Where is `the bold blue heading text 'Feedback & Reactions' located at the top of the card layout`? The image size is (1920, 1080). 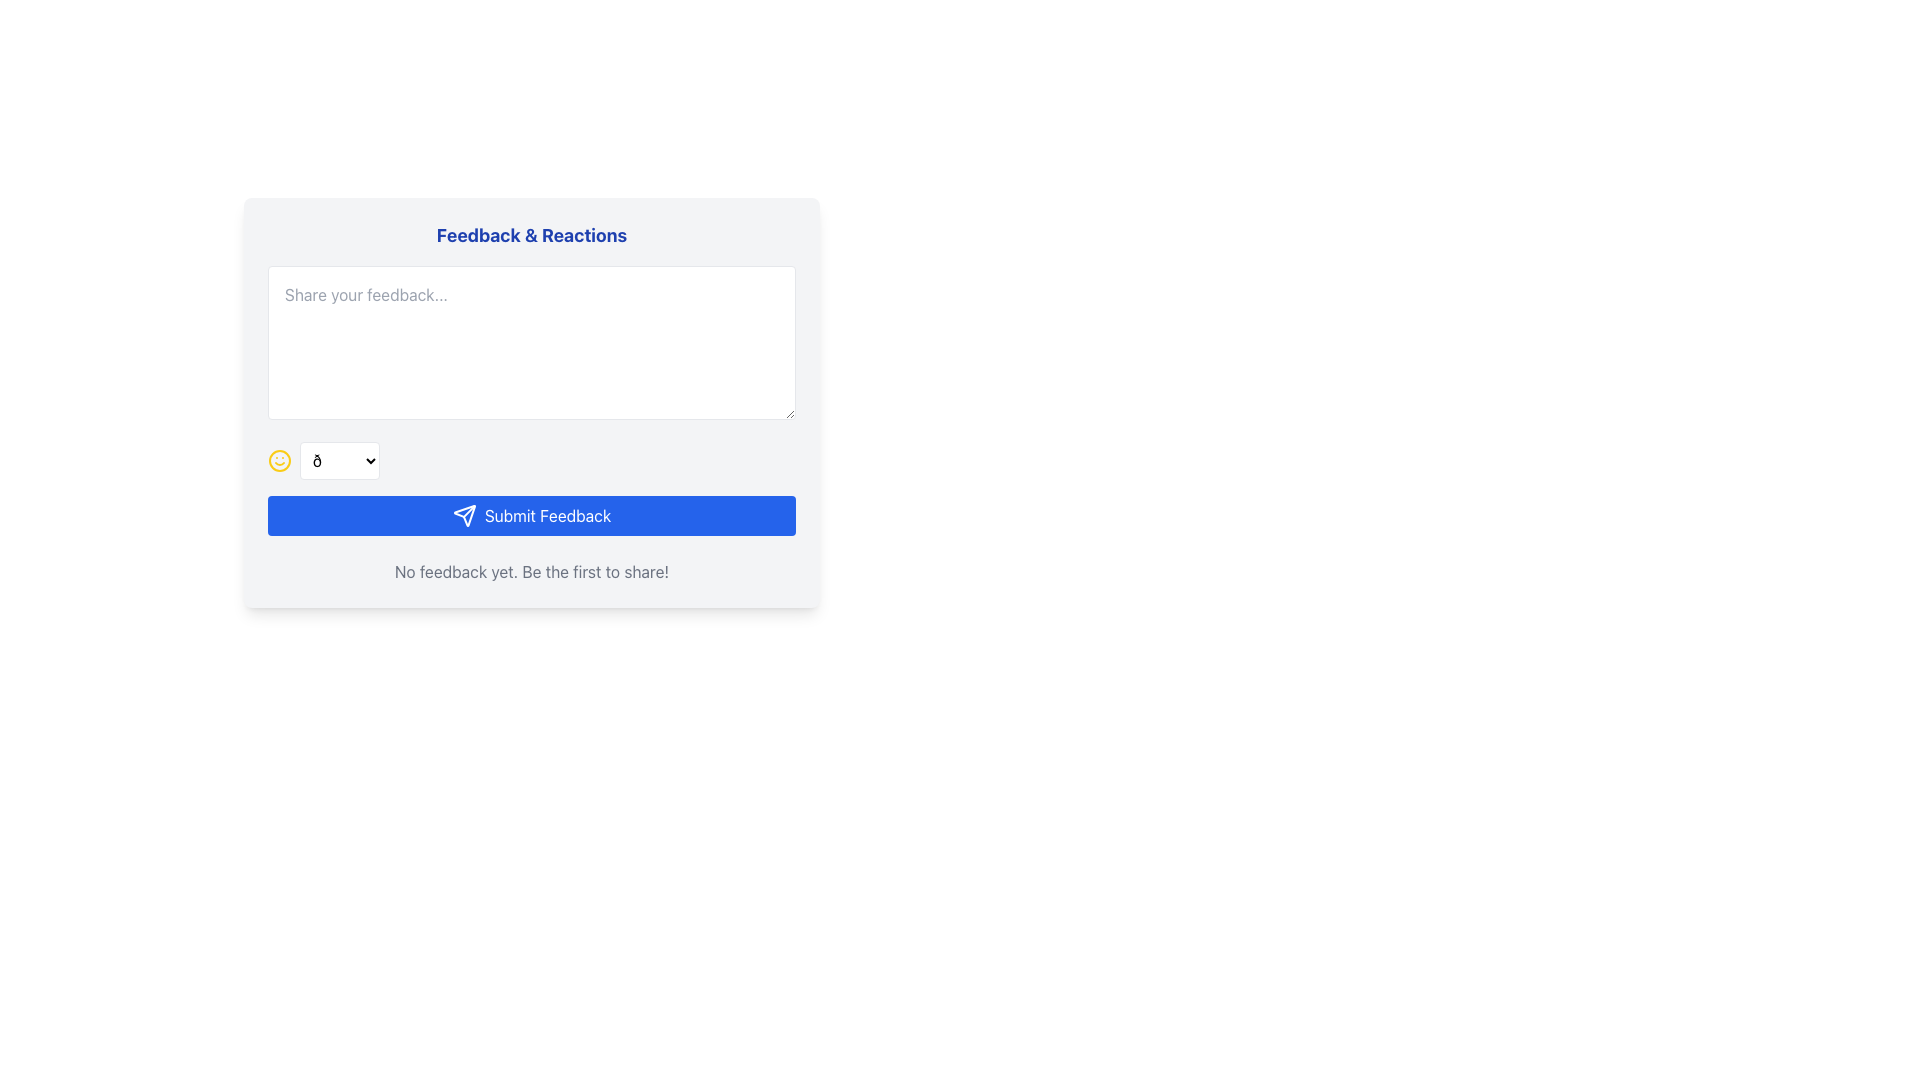
the bold blue heading text 'Feedback & Reactions' located at the top of the card layout is located at coordinates (532, 234).